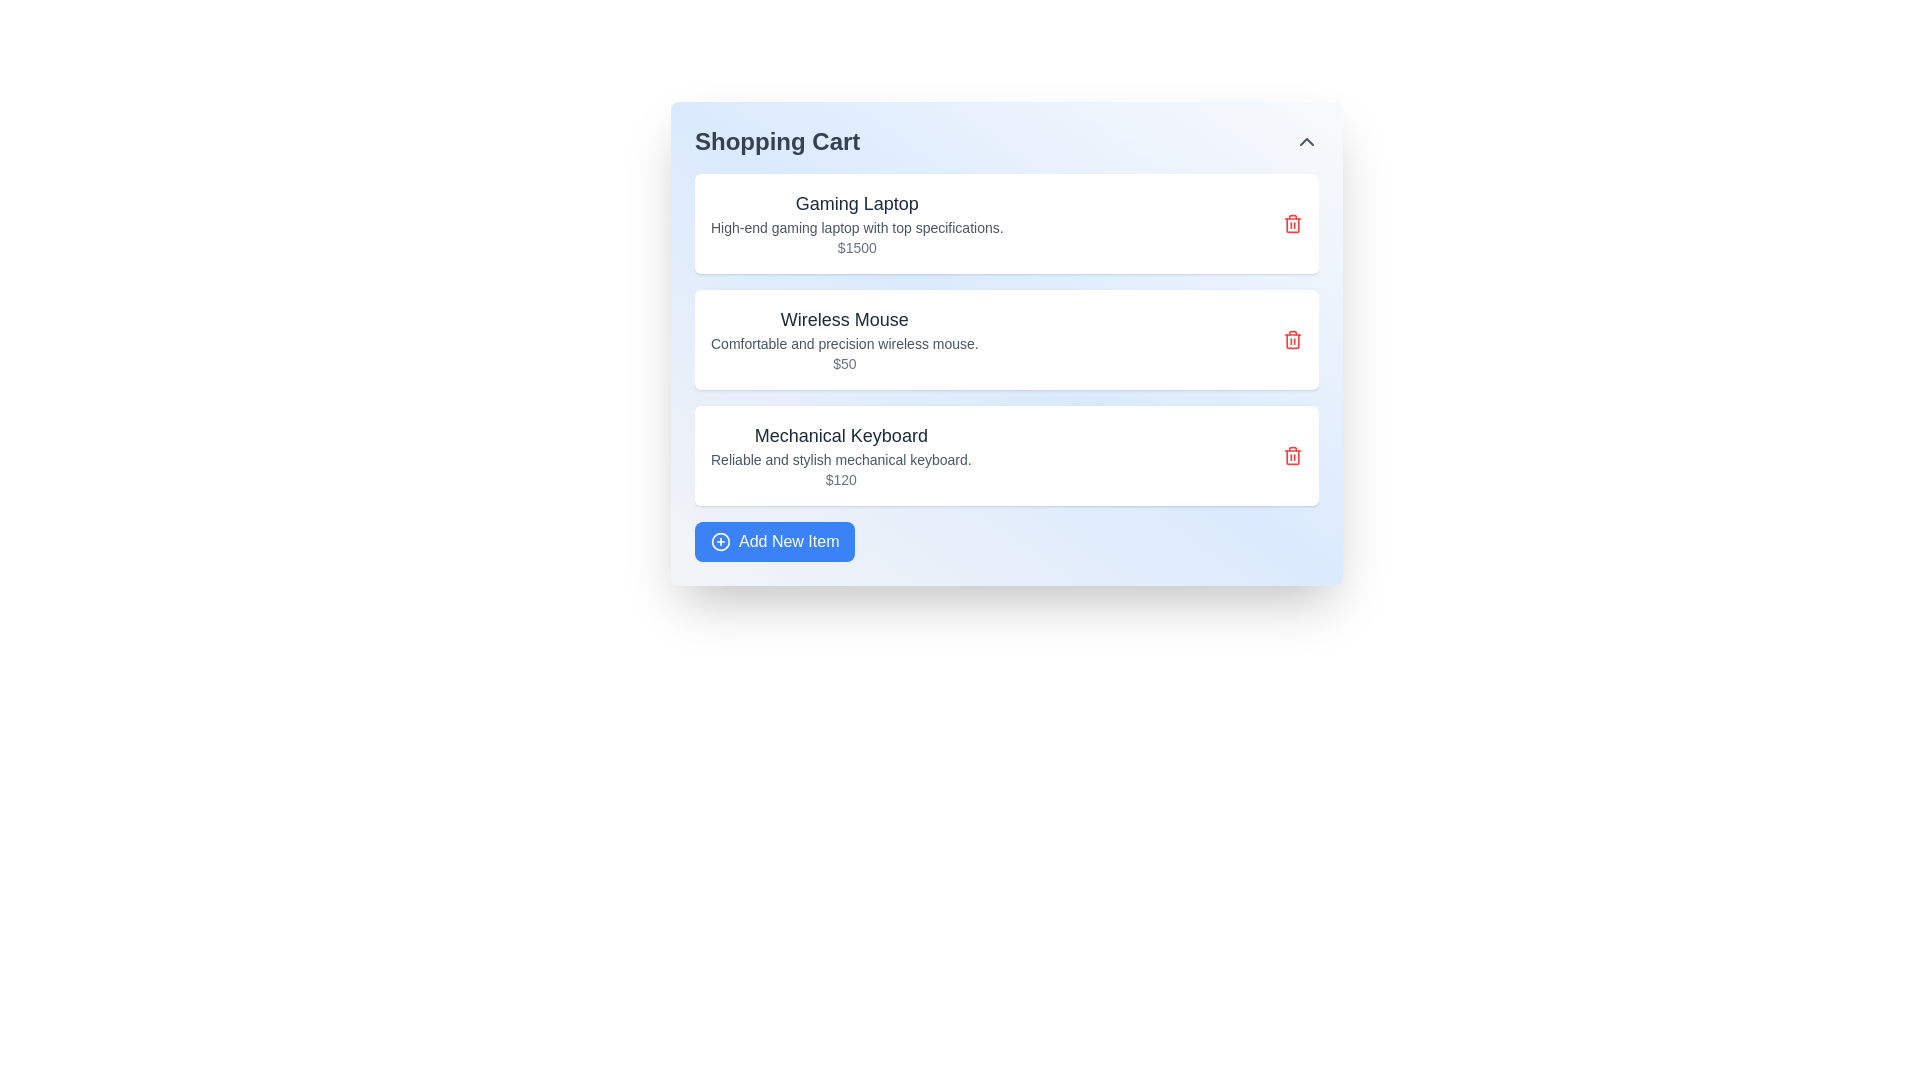  I want to click on the circular plus icon located within the 'Add New Item' button at the bottom left of the shopping cart interface, so click(720, 542).